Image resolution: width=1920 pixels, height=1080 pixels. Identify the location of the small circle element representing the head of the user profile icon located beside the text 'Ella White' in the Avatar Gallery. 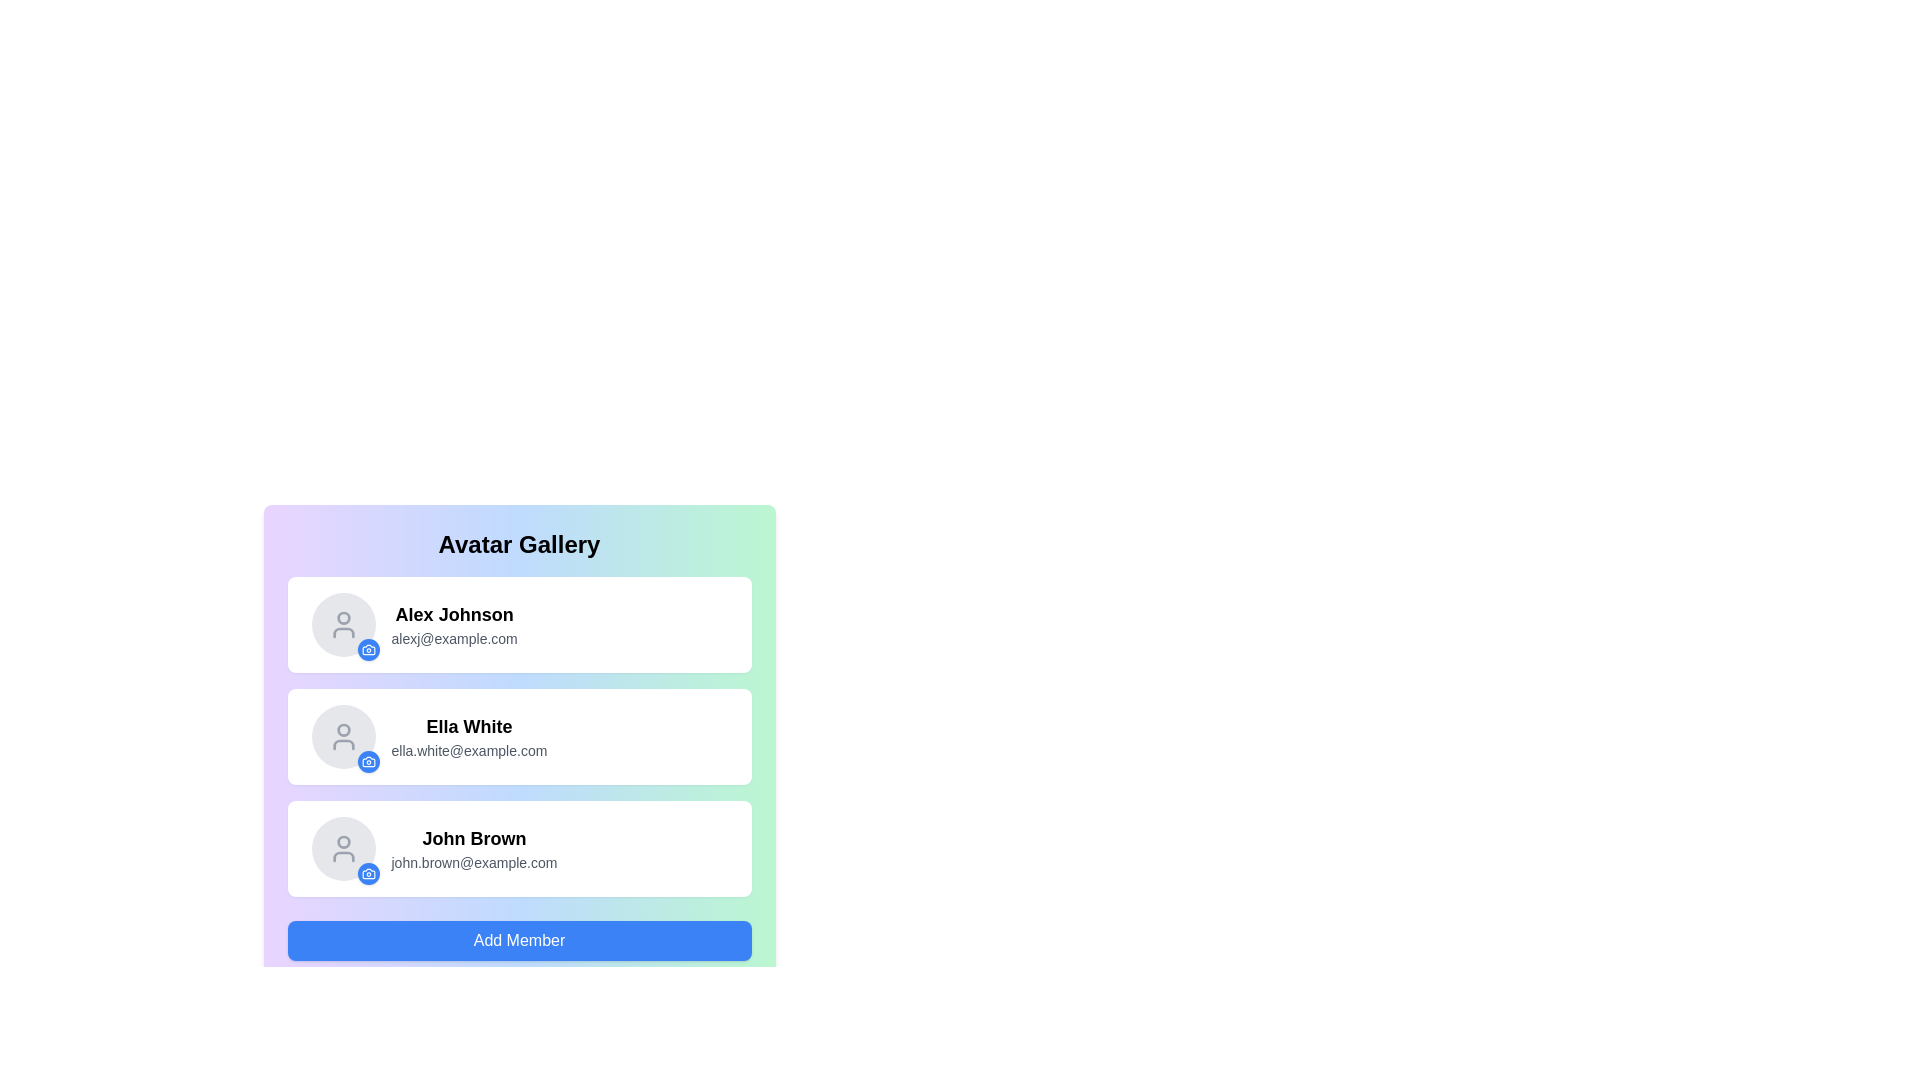
(343, 730).